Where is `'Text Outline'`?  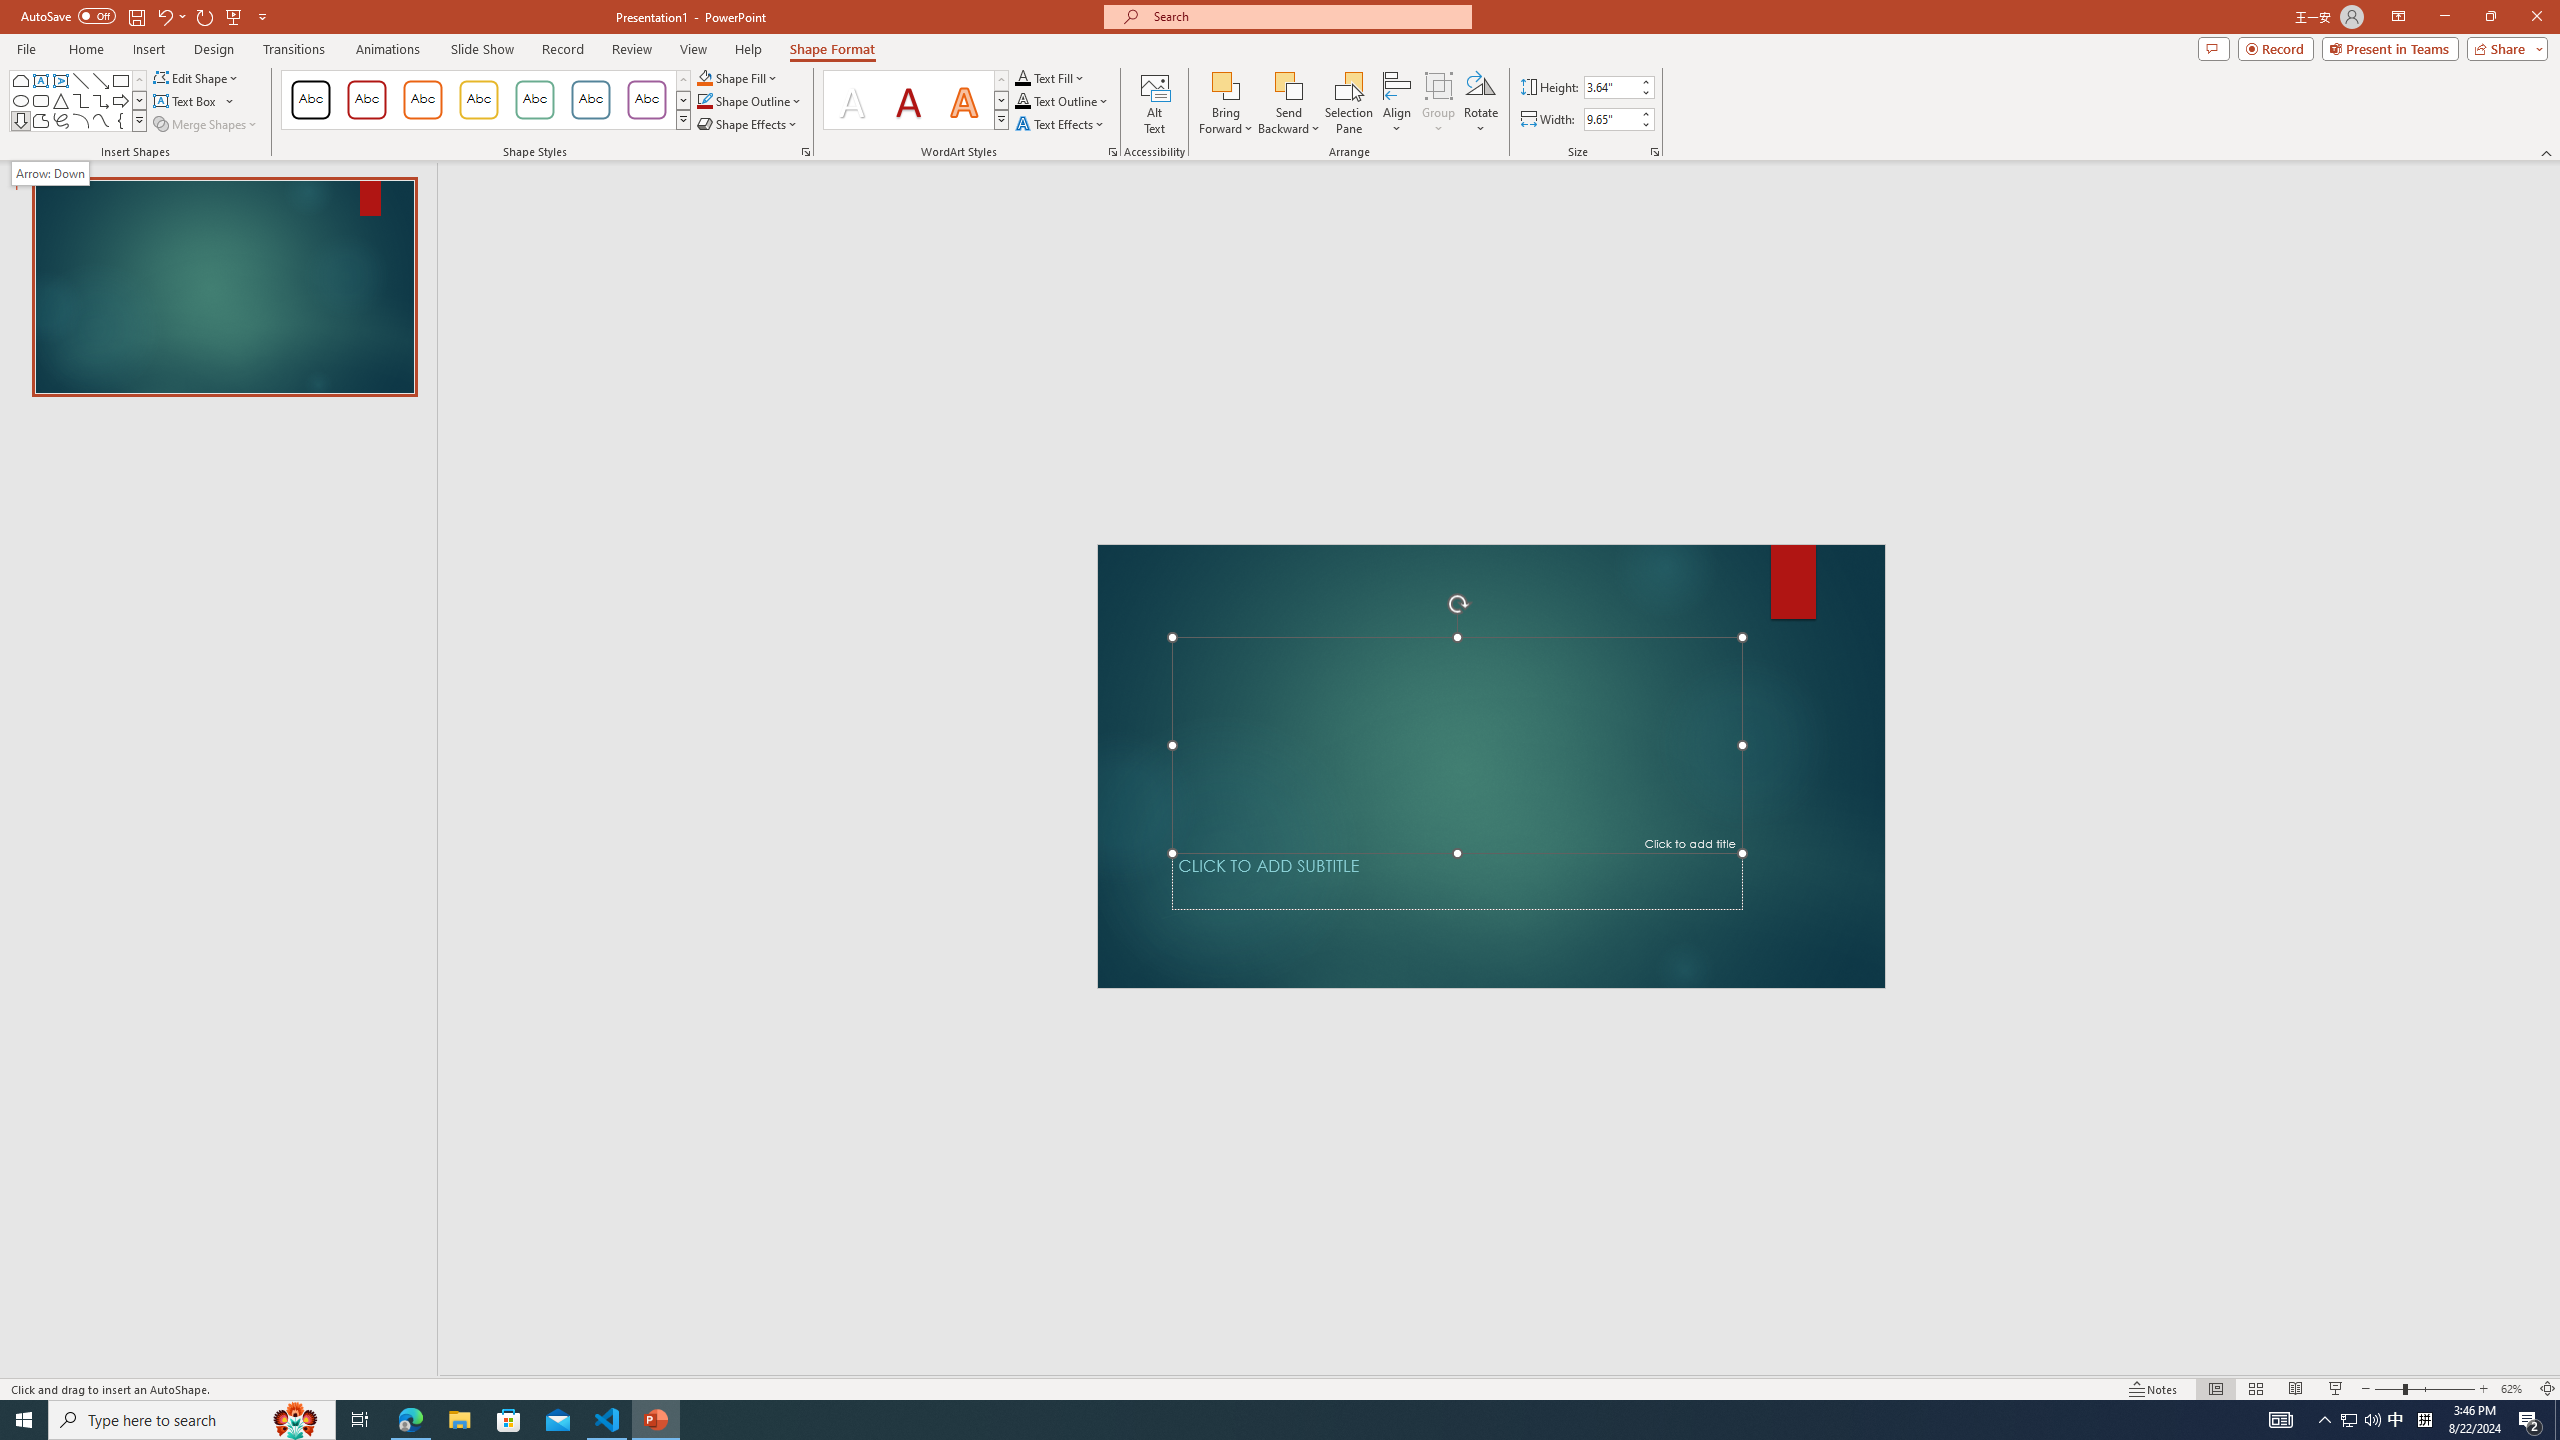 'Text Outline' is located at coordinates (1061, 99).